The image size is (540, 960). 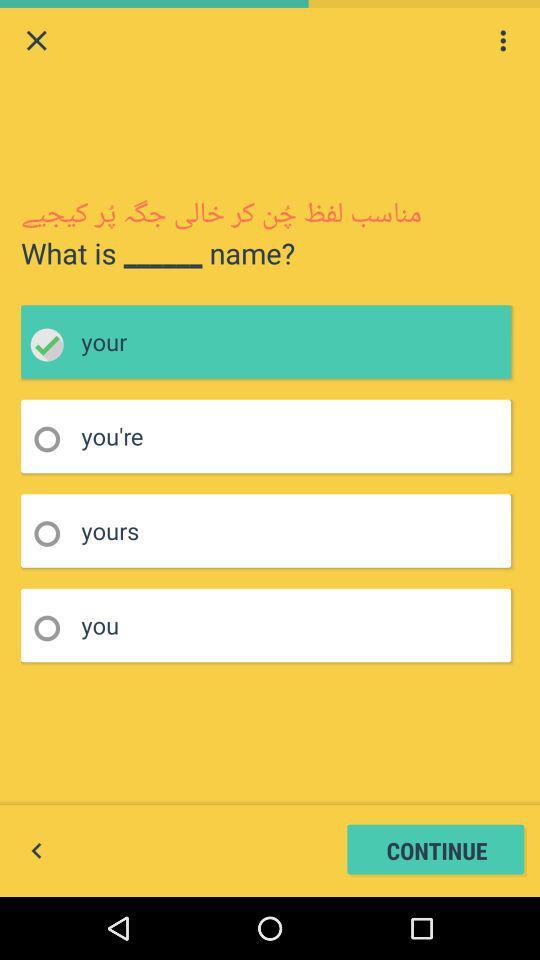 I want to click on shows mark place option, so click(x=53, y=439).